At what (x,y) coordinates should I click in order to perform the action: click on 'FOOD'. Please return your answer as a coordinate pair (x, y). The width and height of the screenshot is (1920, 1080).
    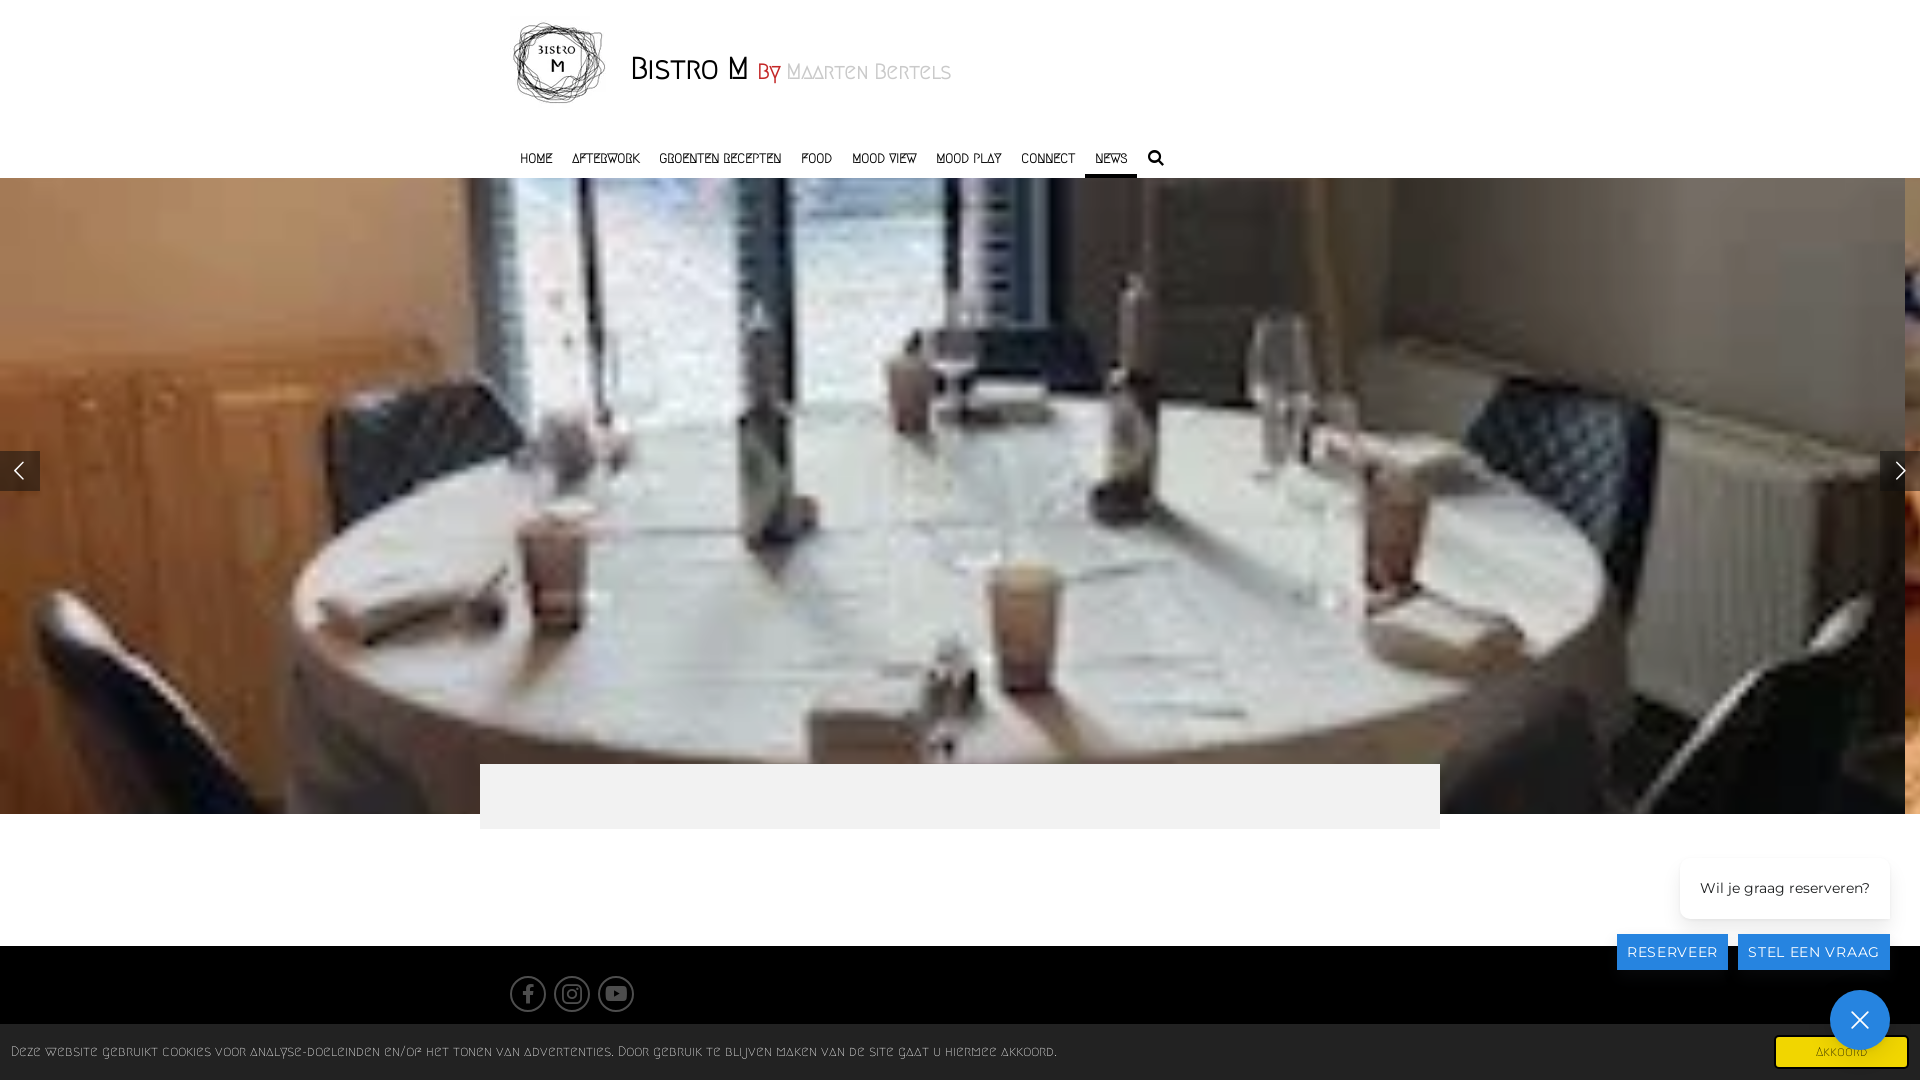
    Looking at the image, I should click on (816, 157).